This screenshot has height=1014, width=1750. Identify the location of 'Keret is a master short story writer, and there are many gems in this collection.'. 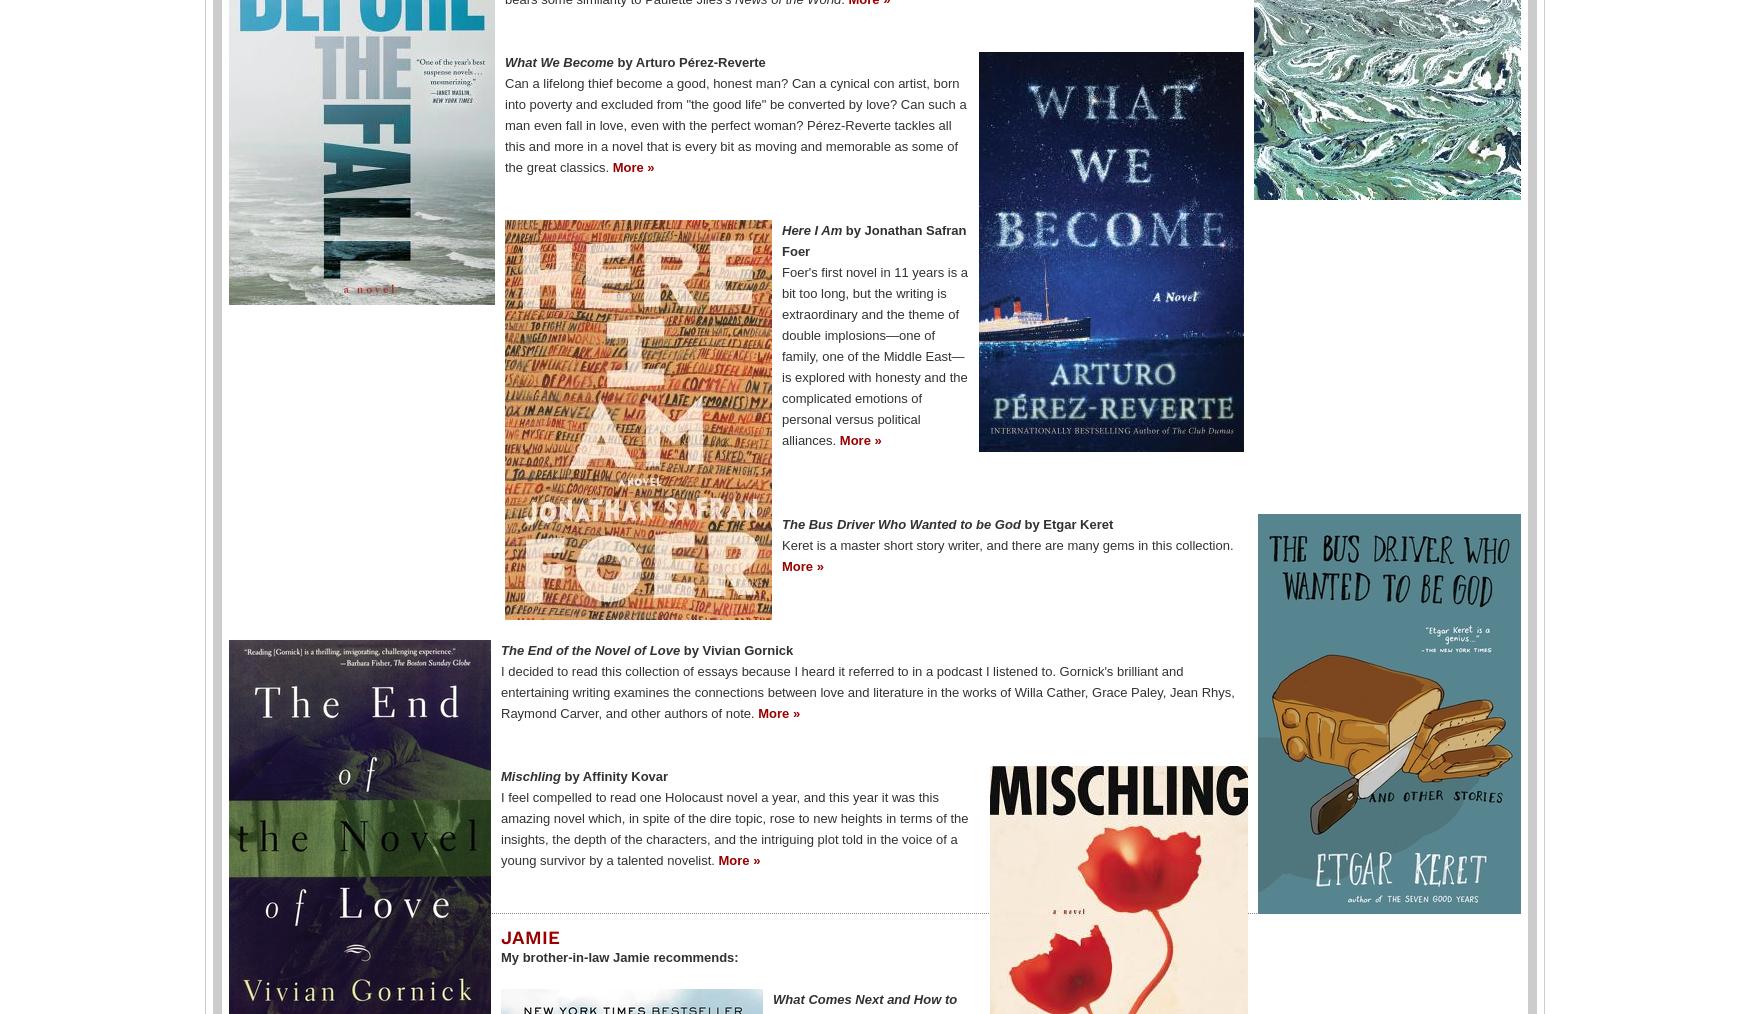
(1006, 543).